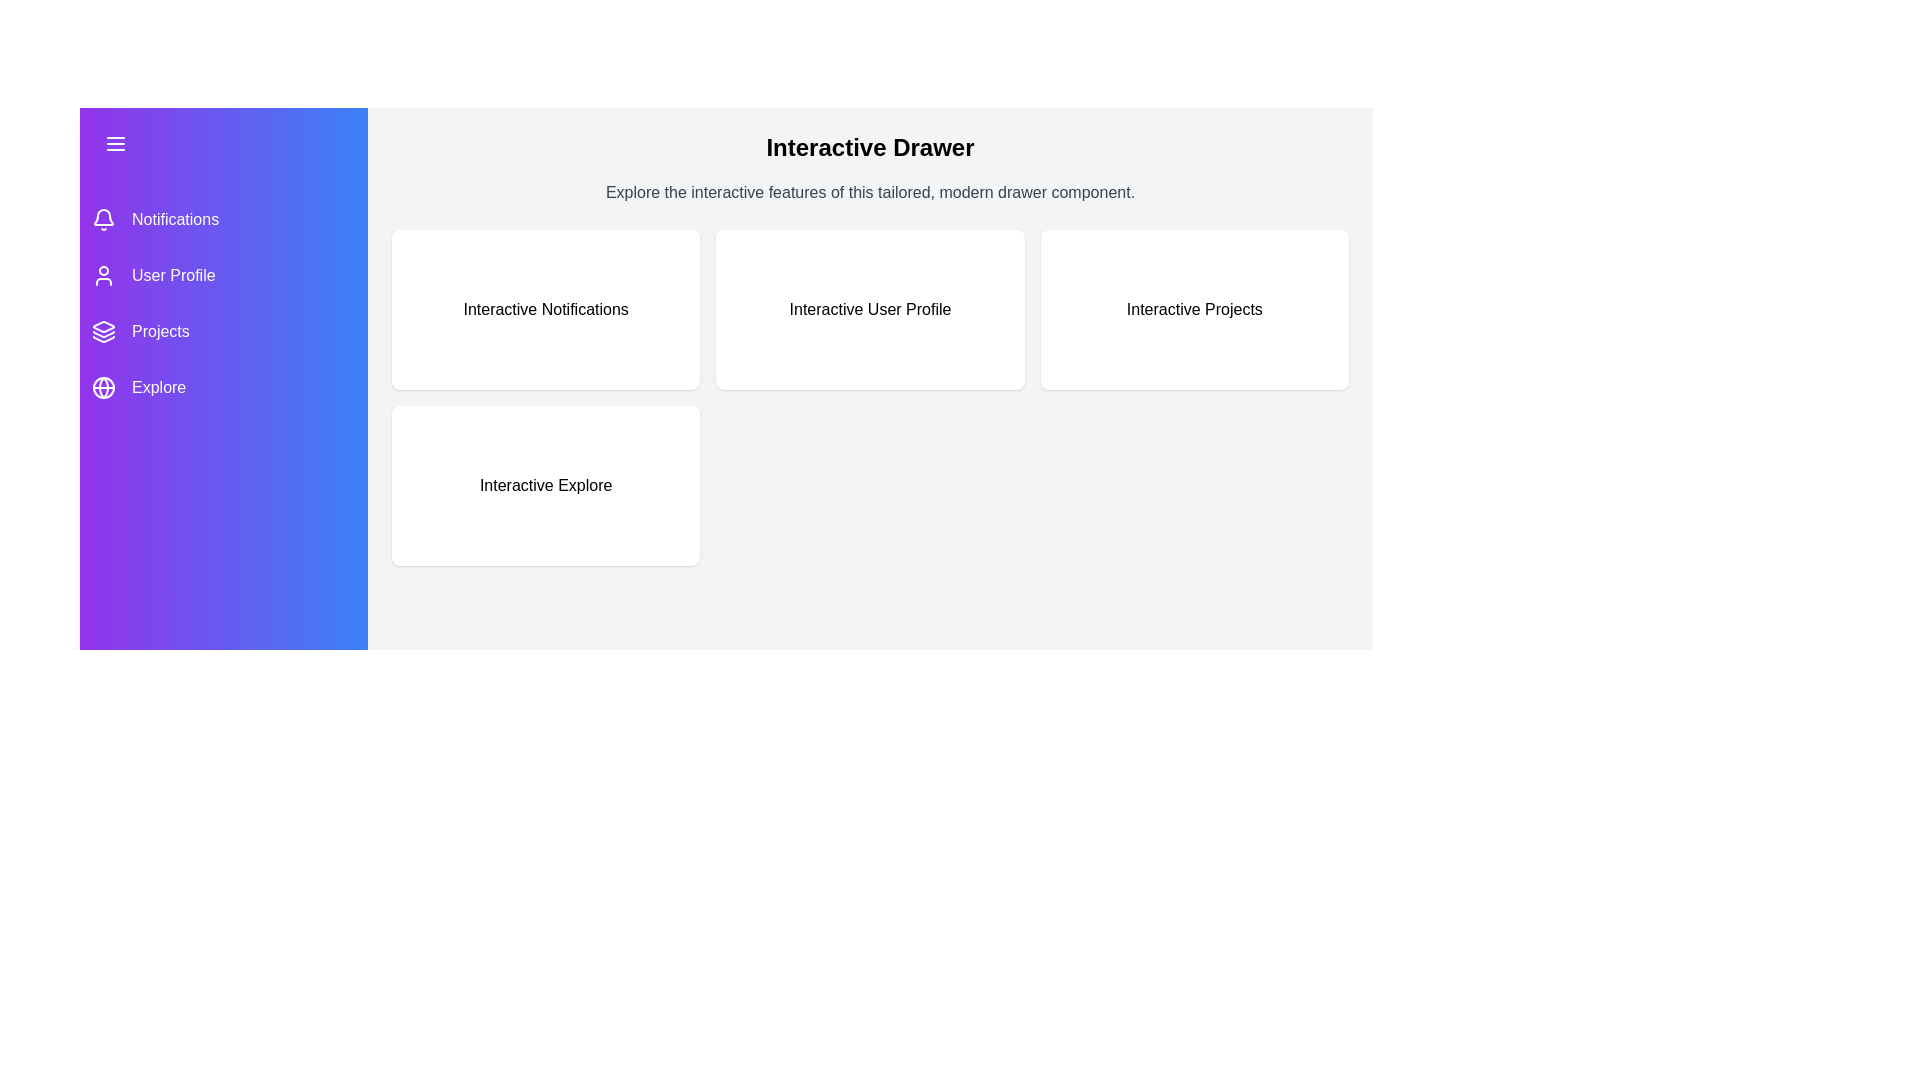  Describe the element at coordinates (224, 330) in the screenshot. I see `the menu item Projects to navigate` at that location.